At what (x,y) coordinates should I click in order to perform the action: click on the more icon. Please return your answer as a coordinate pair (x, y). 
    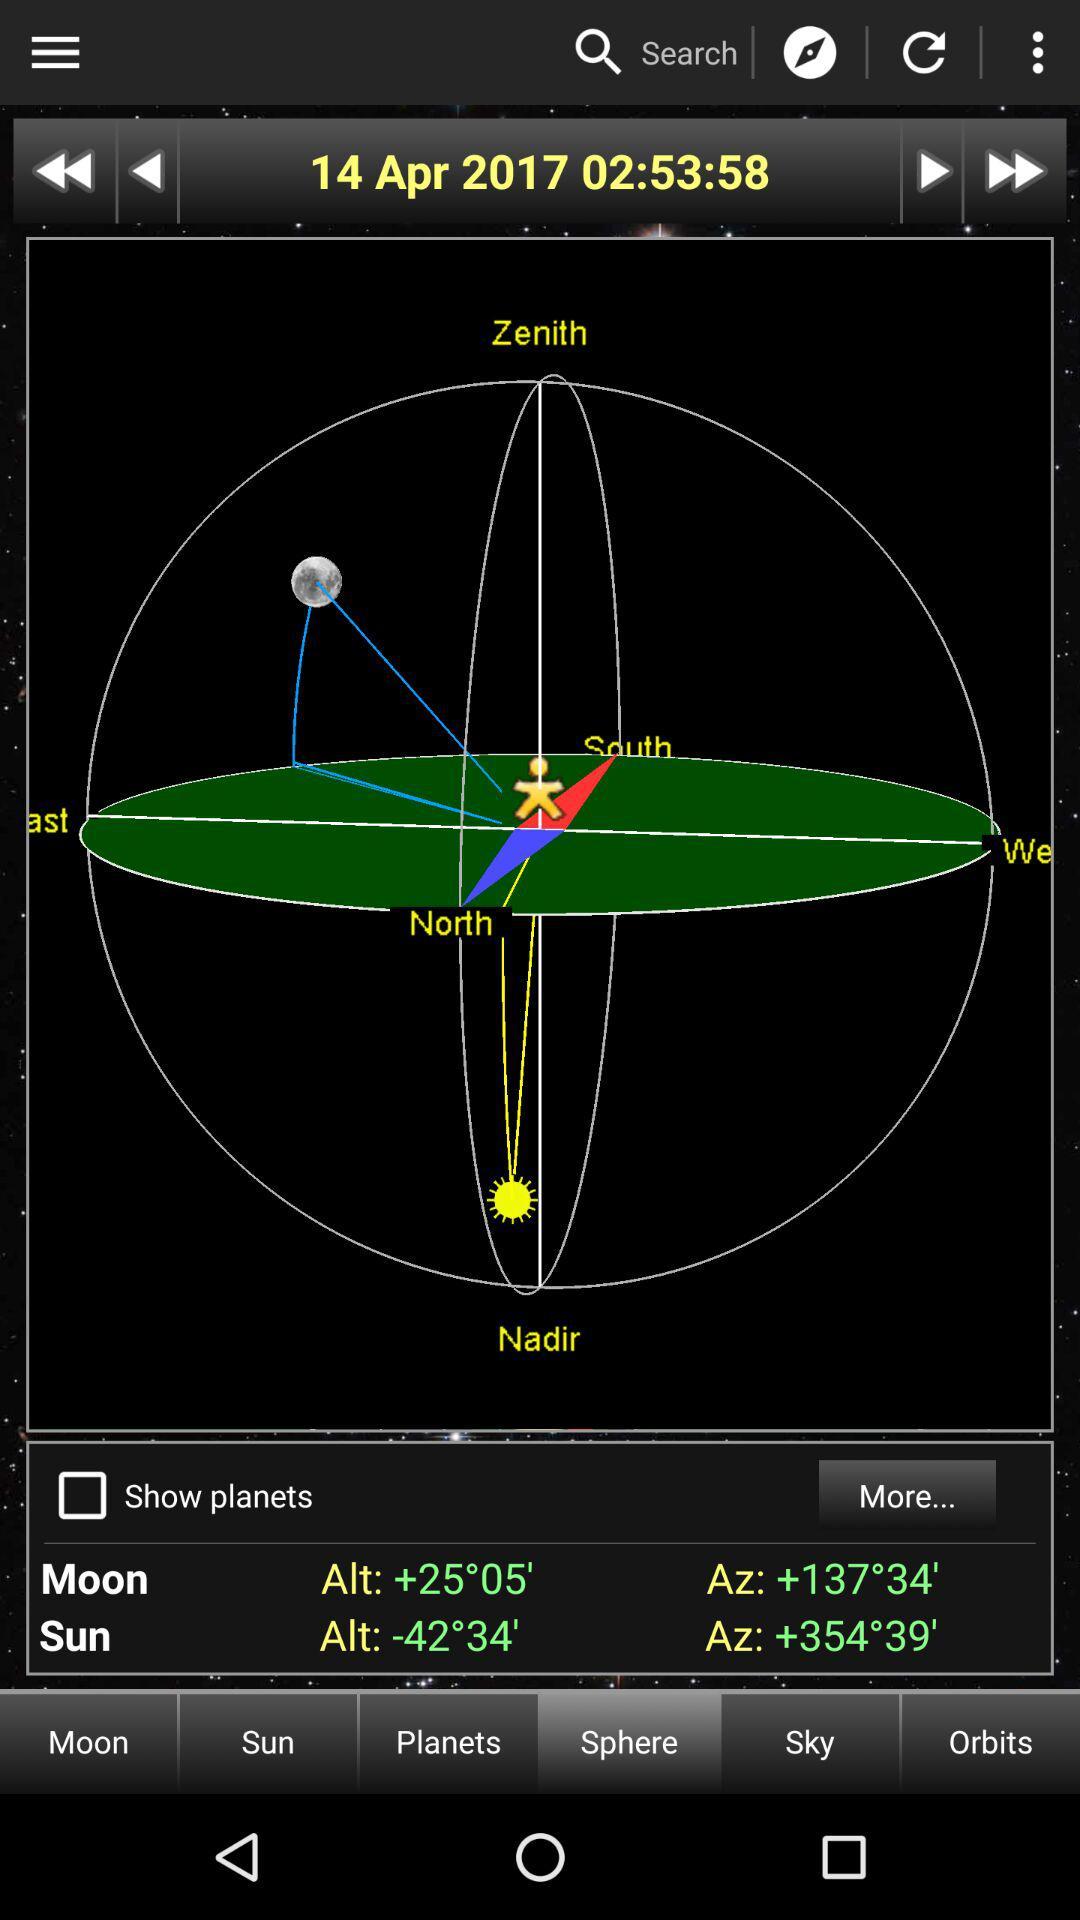
    Looking at the image, I should click on (1036, 52).